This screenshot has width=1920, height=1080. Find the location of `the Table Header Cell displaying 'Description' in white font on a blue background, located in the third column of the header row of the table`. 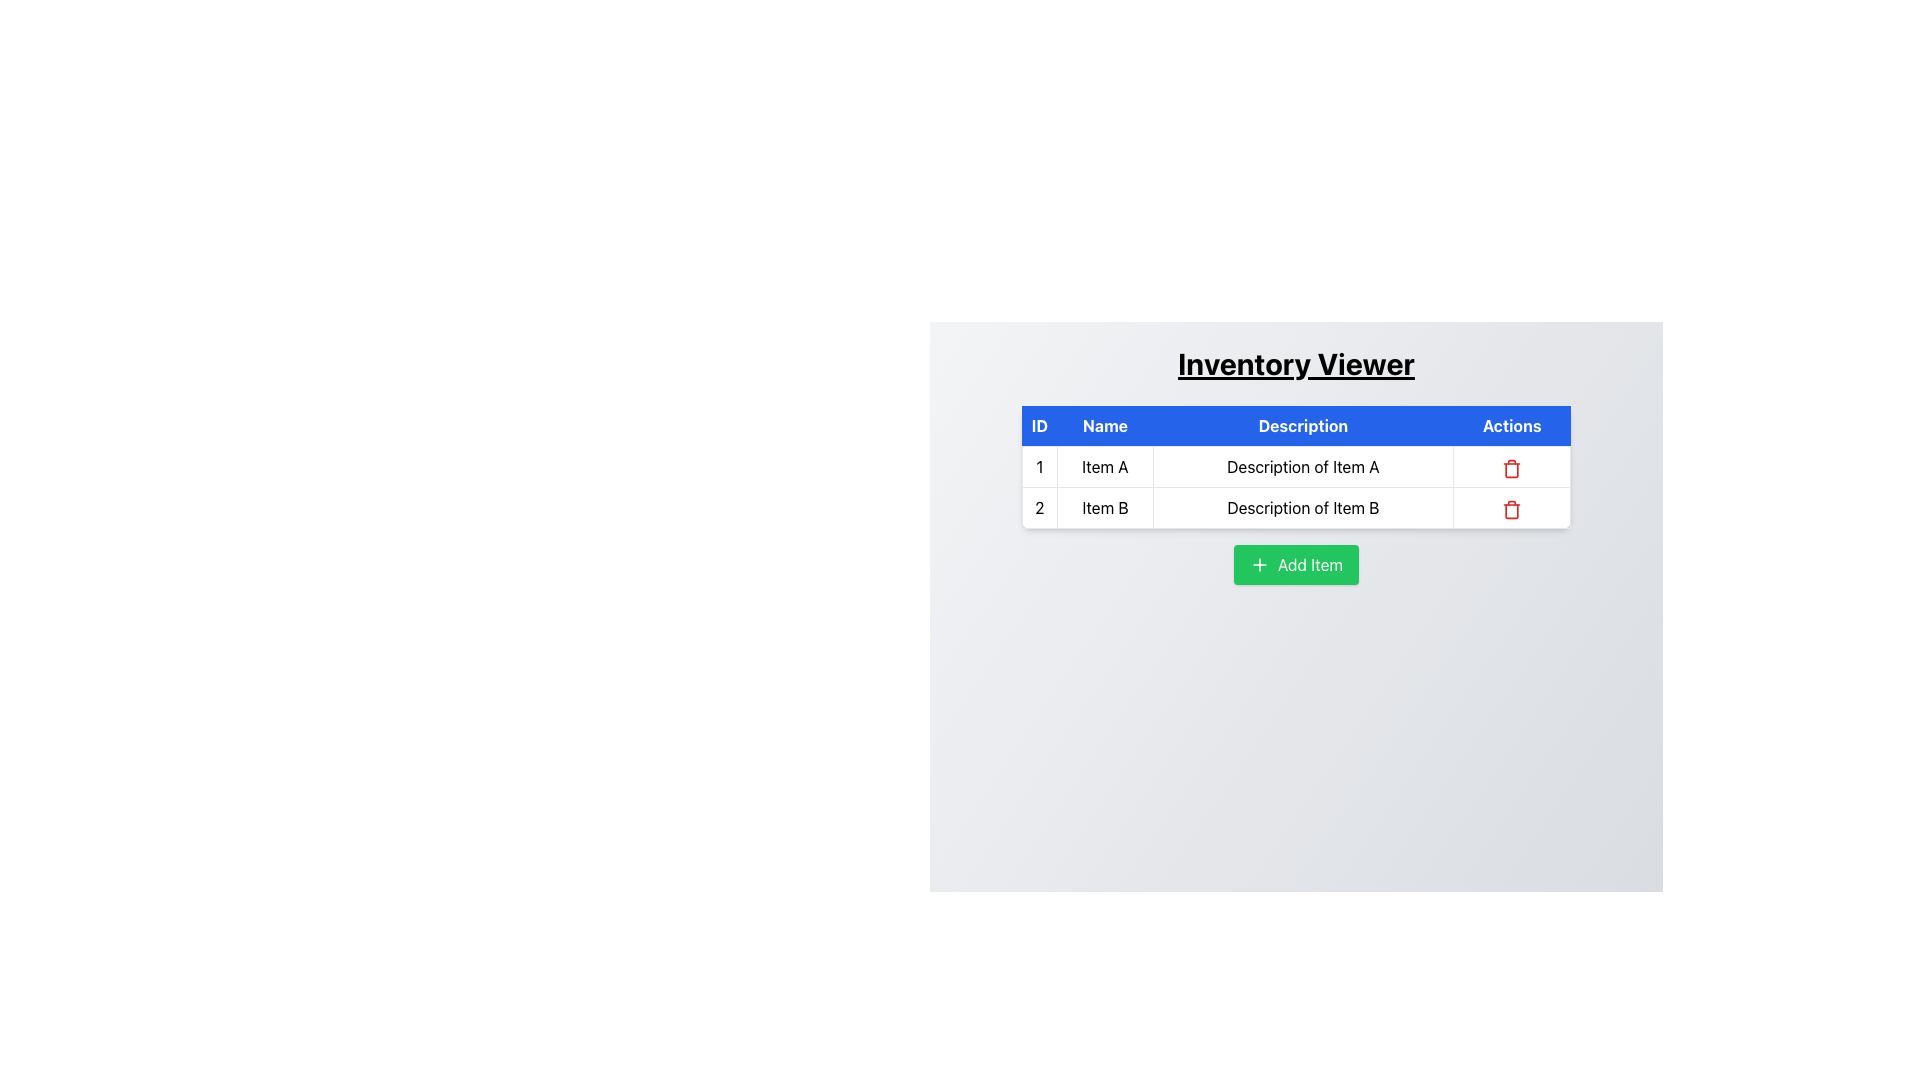

the Table Header Cell displaying 'Description' in white font on a blue background, located in the third column of the header row of the table is located at coordinates (1303, 425).